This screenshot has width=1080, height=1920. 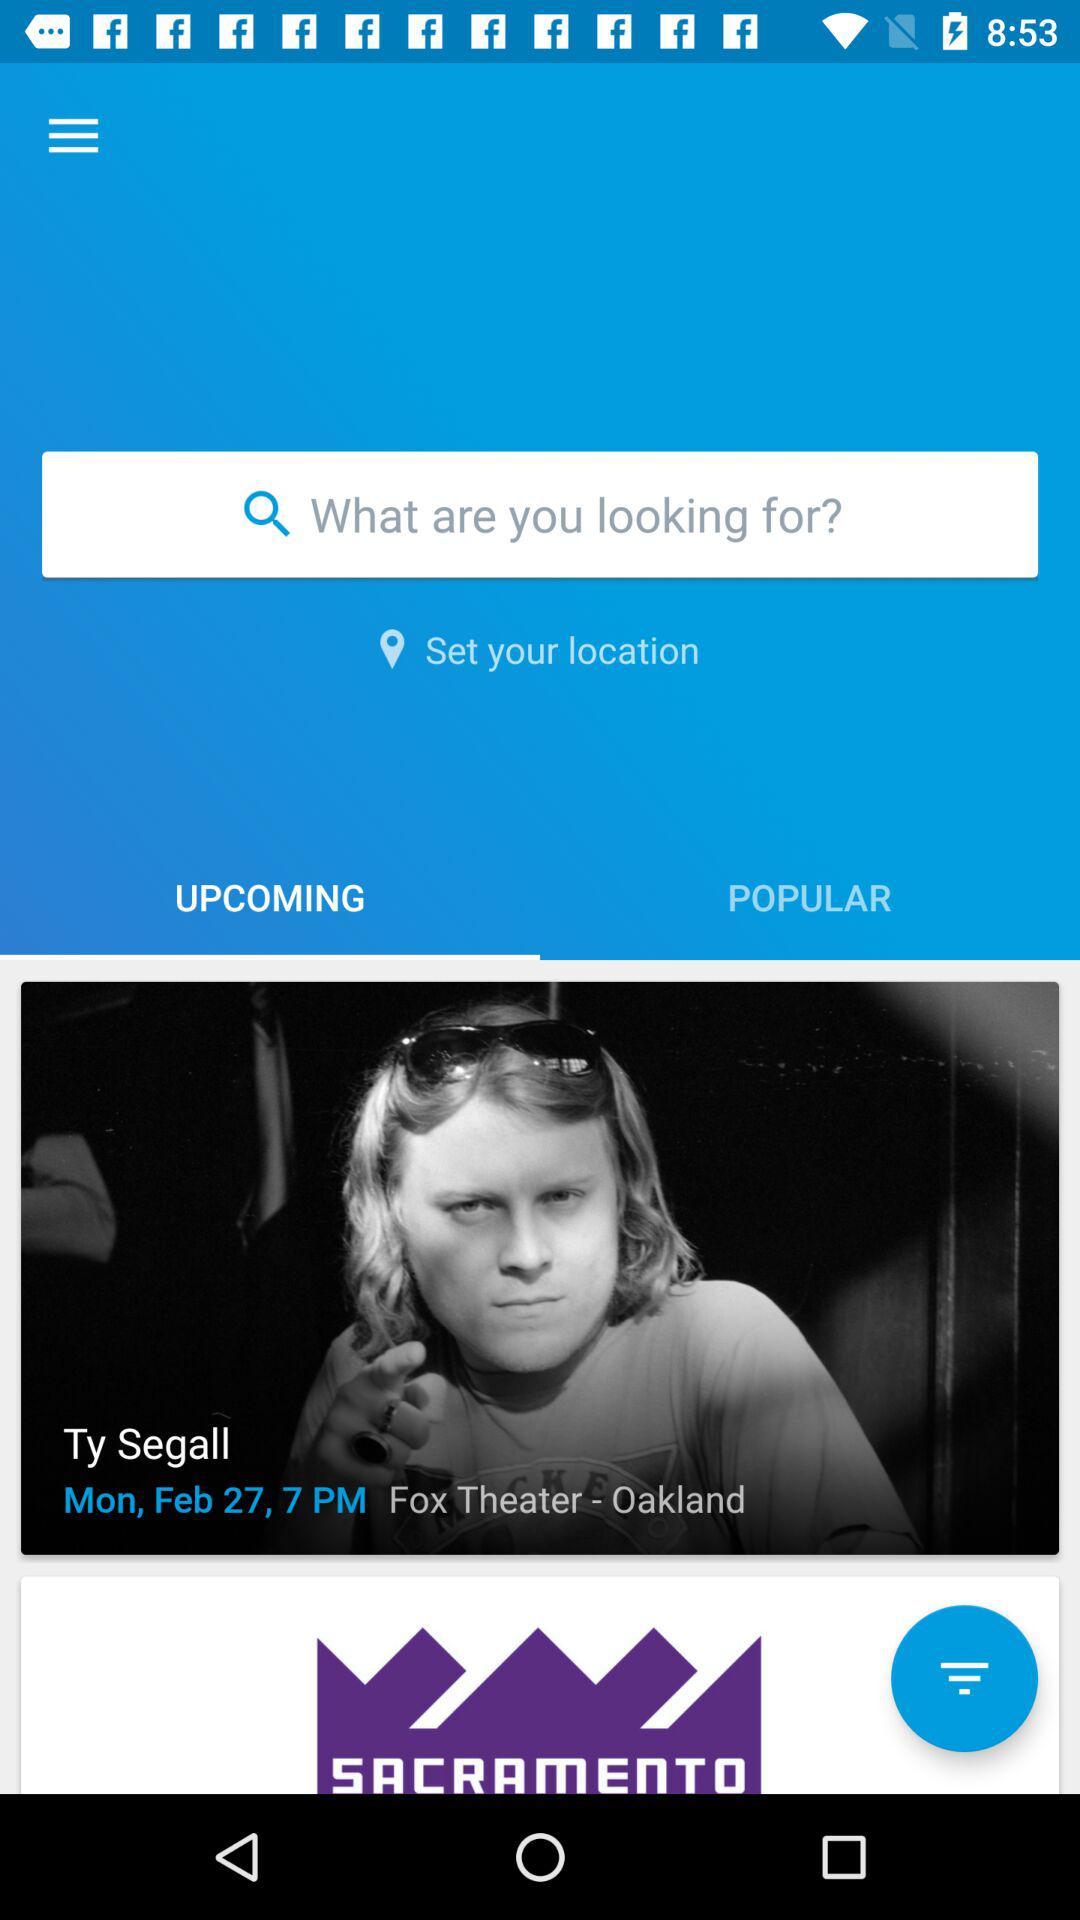 I want to click on the icon above the upcoming icon, so click(x=540, y=649).